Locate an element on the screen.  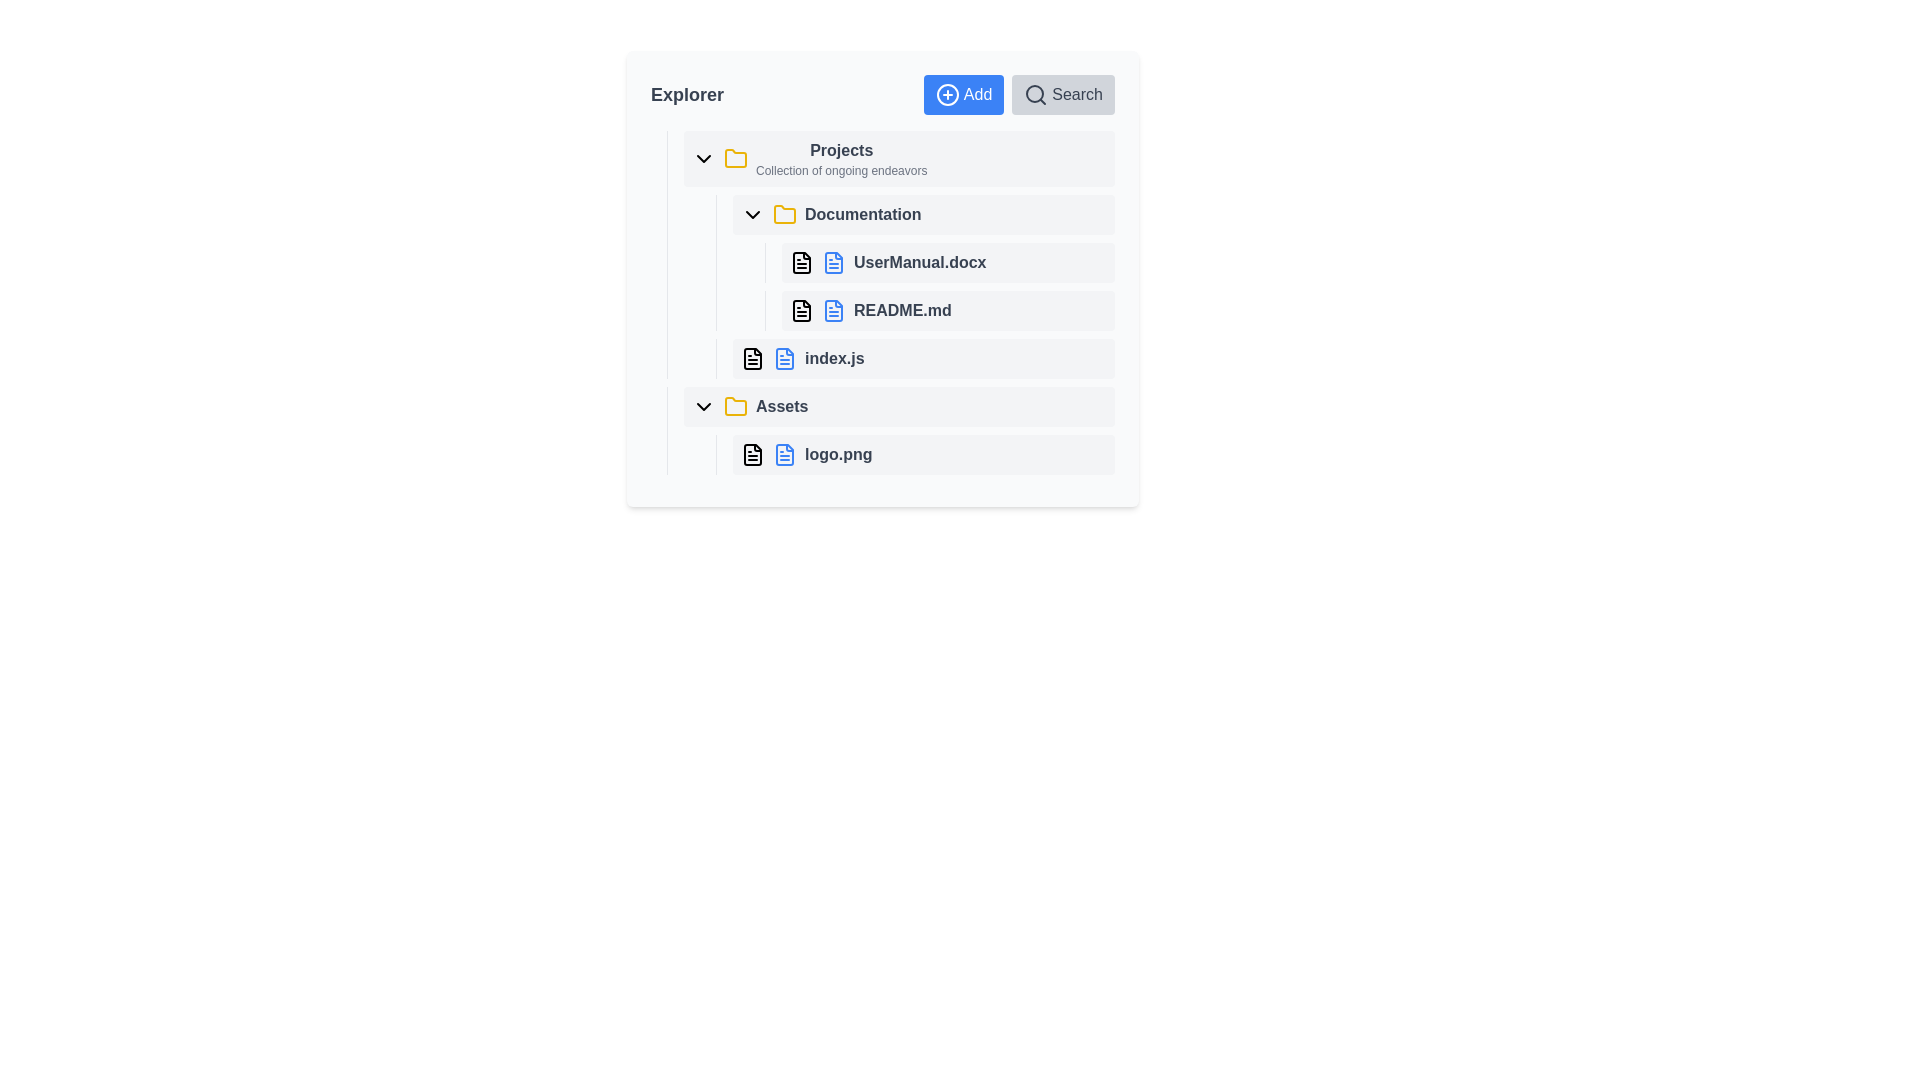
the blue file-shaped icon with a folded corner, which is the third item in the 'Documentation' folder is located at coordinates (834, 311).